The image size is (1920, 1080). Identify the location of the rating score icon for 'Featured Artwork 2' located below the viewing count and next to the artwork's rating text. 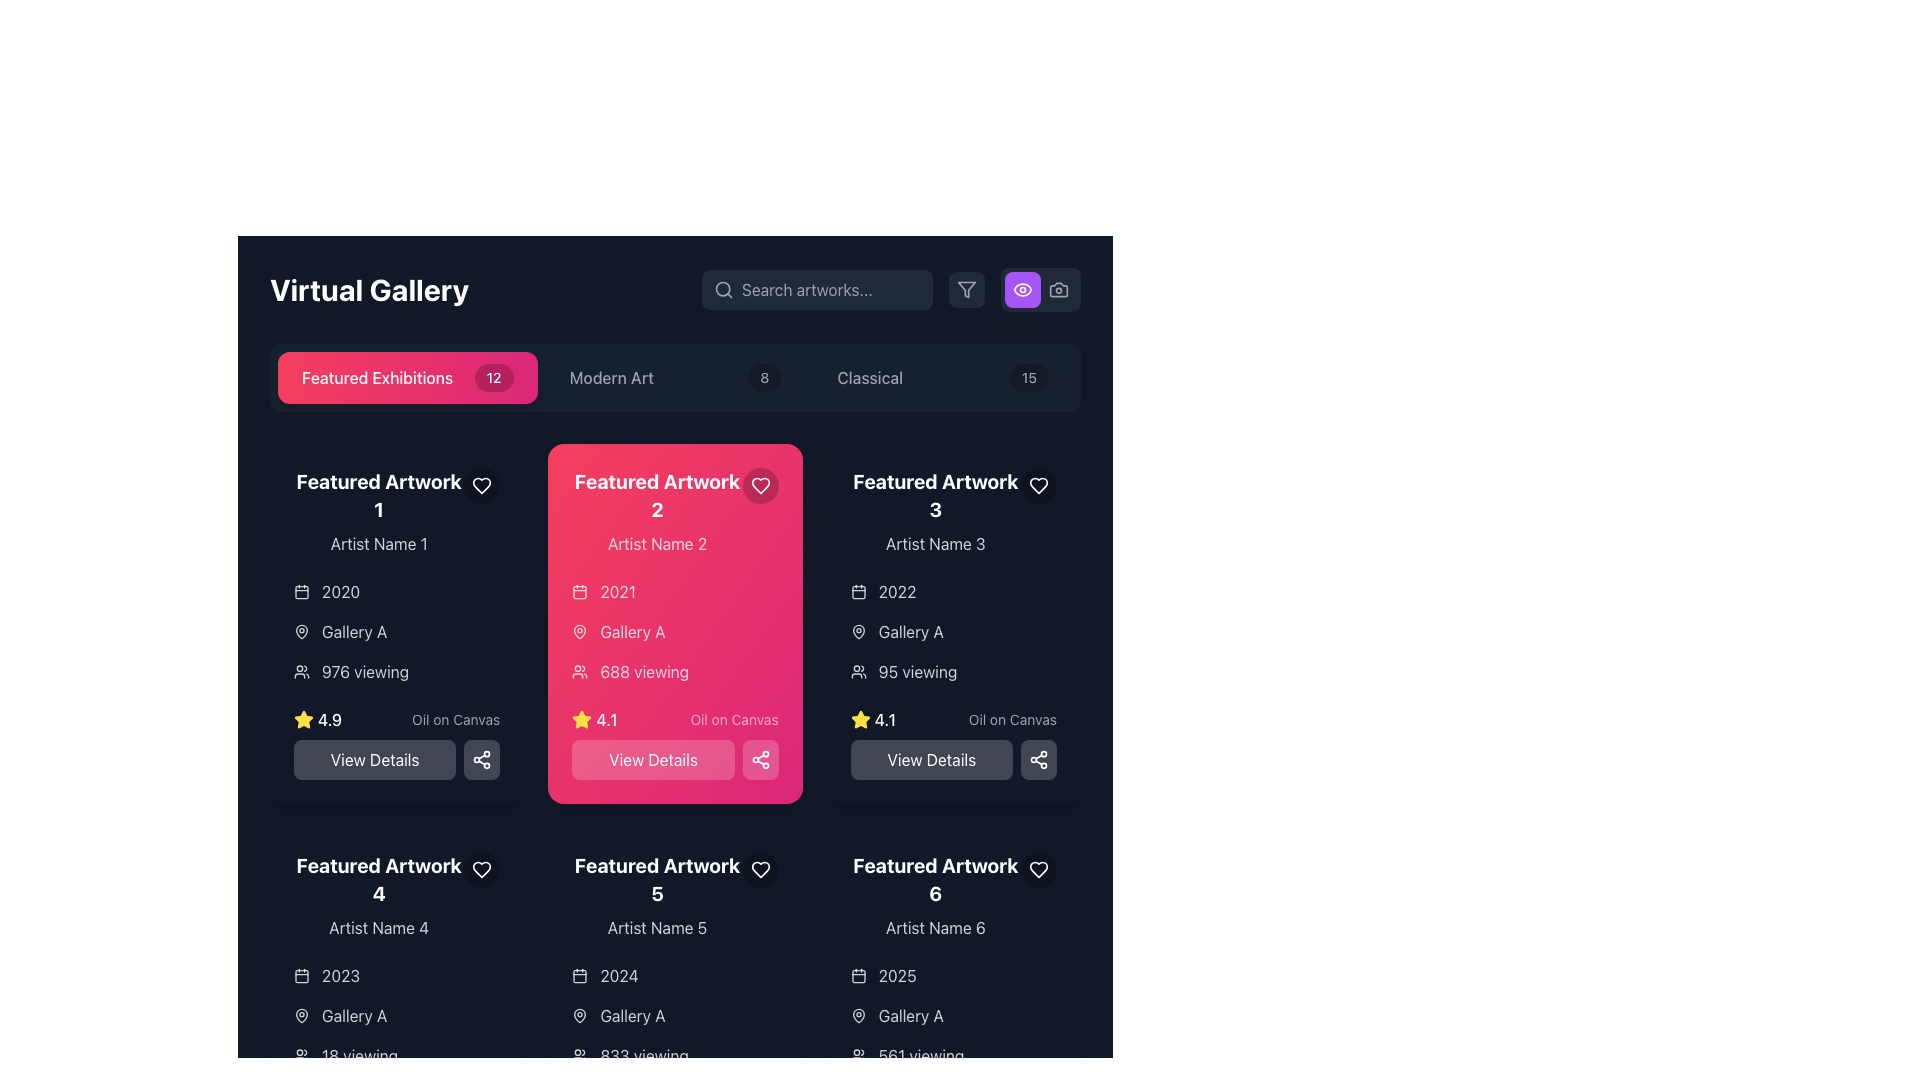
(581, 718).